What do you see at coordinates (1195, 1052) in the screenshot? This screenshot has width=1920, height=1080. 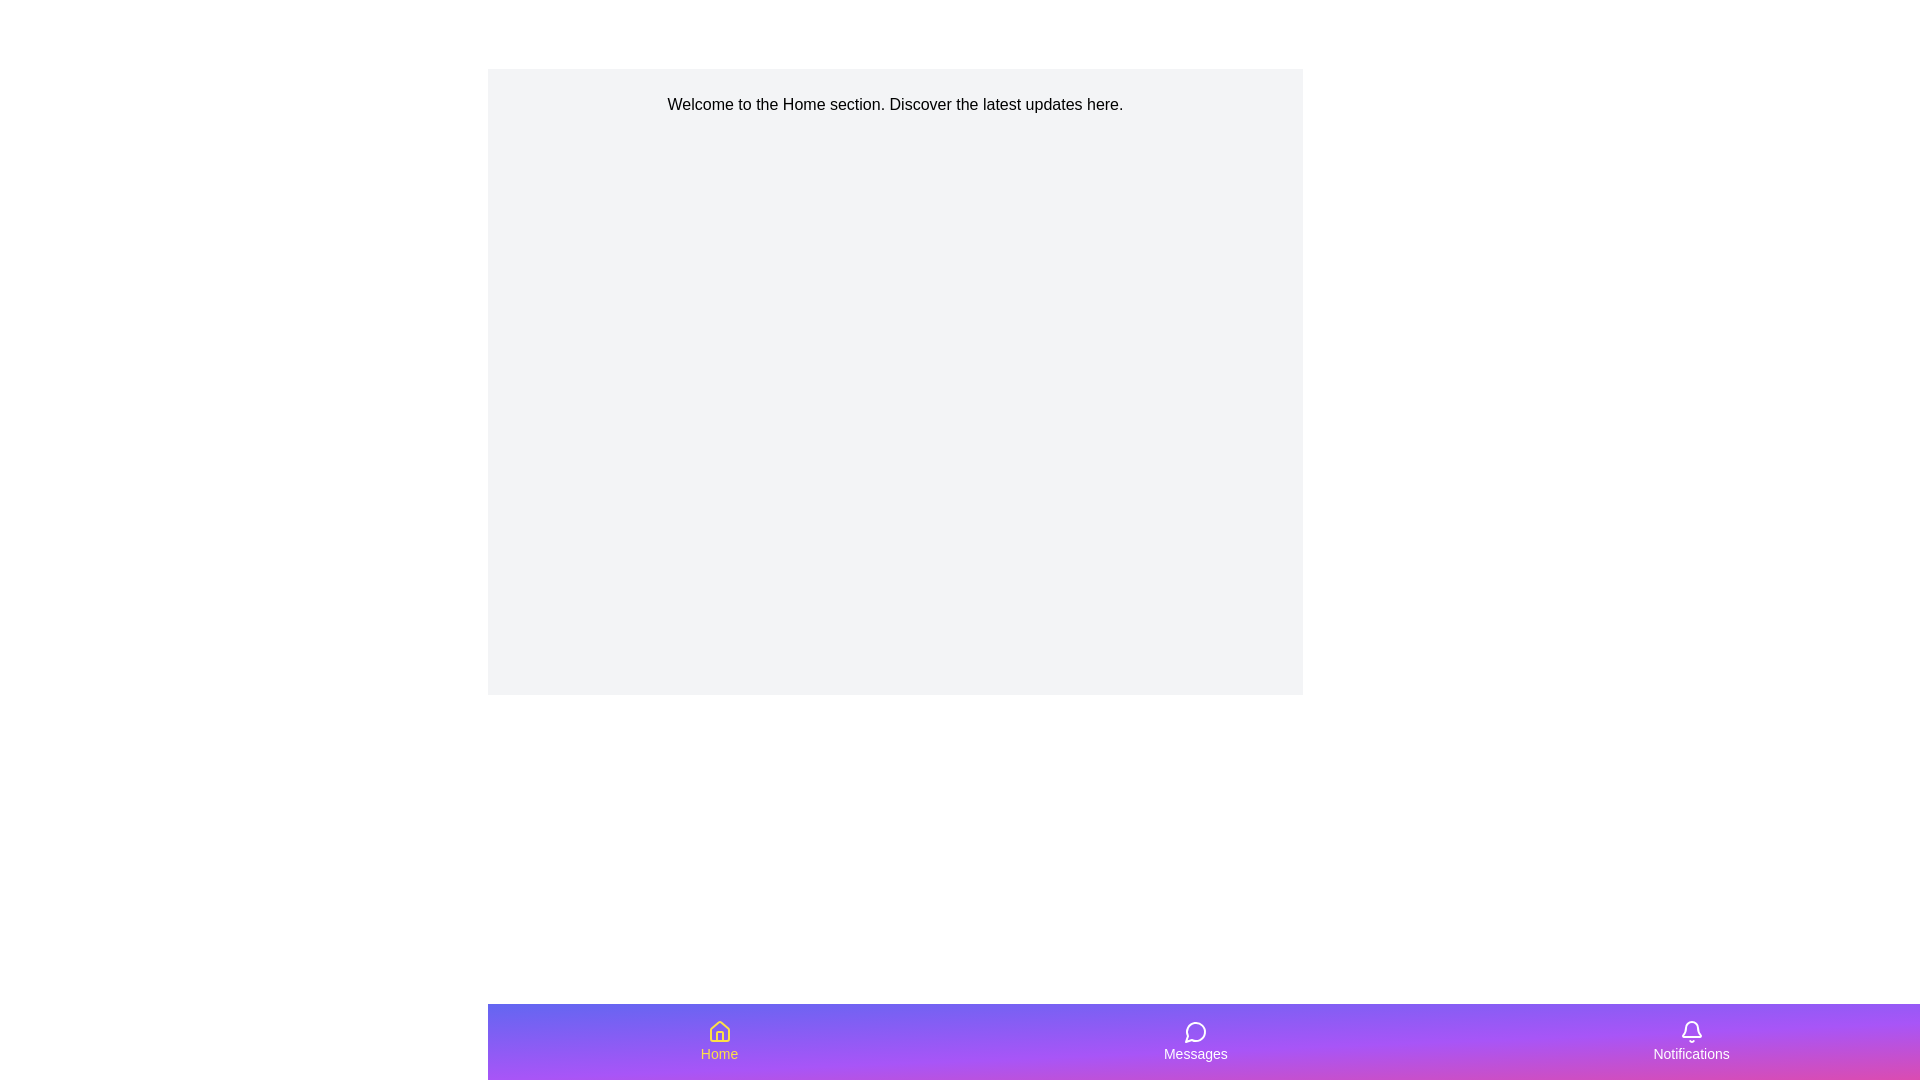 I see `the 'Messages' label in the bottom navigation bar` at bounding box center [1195, 1052].